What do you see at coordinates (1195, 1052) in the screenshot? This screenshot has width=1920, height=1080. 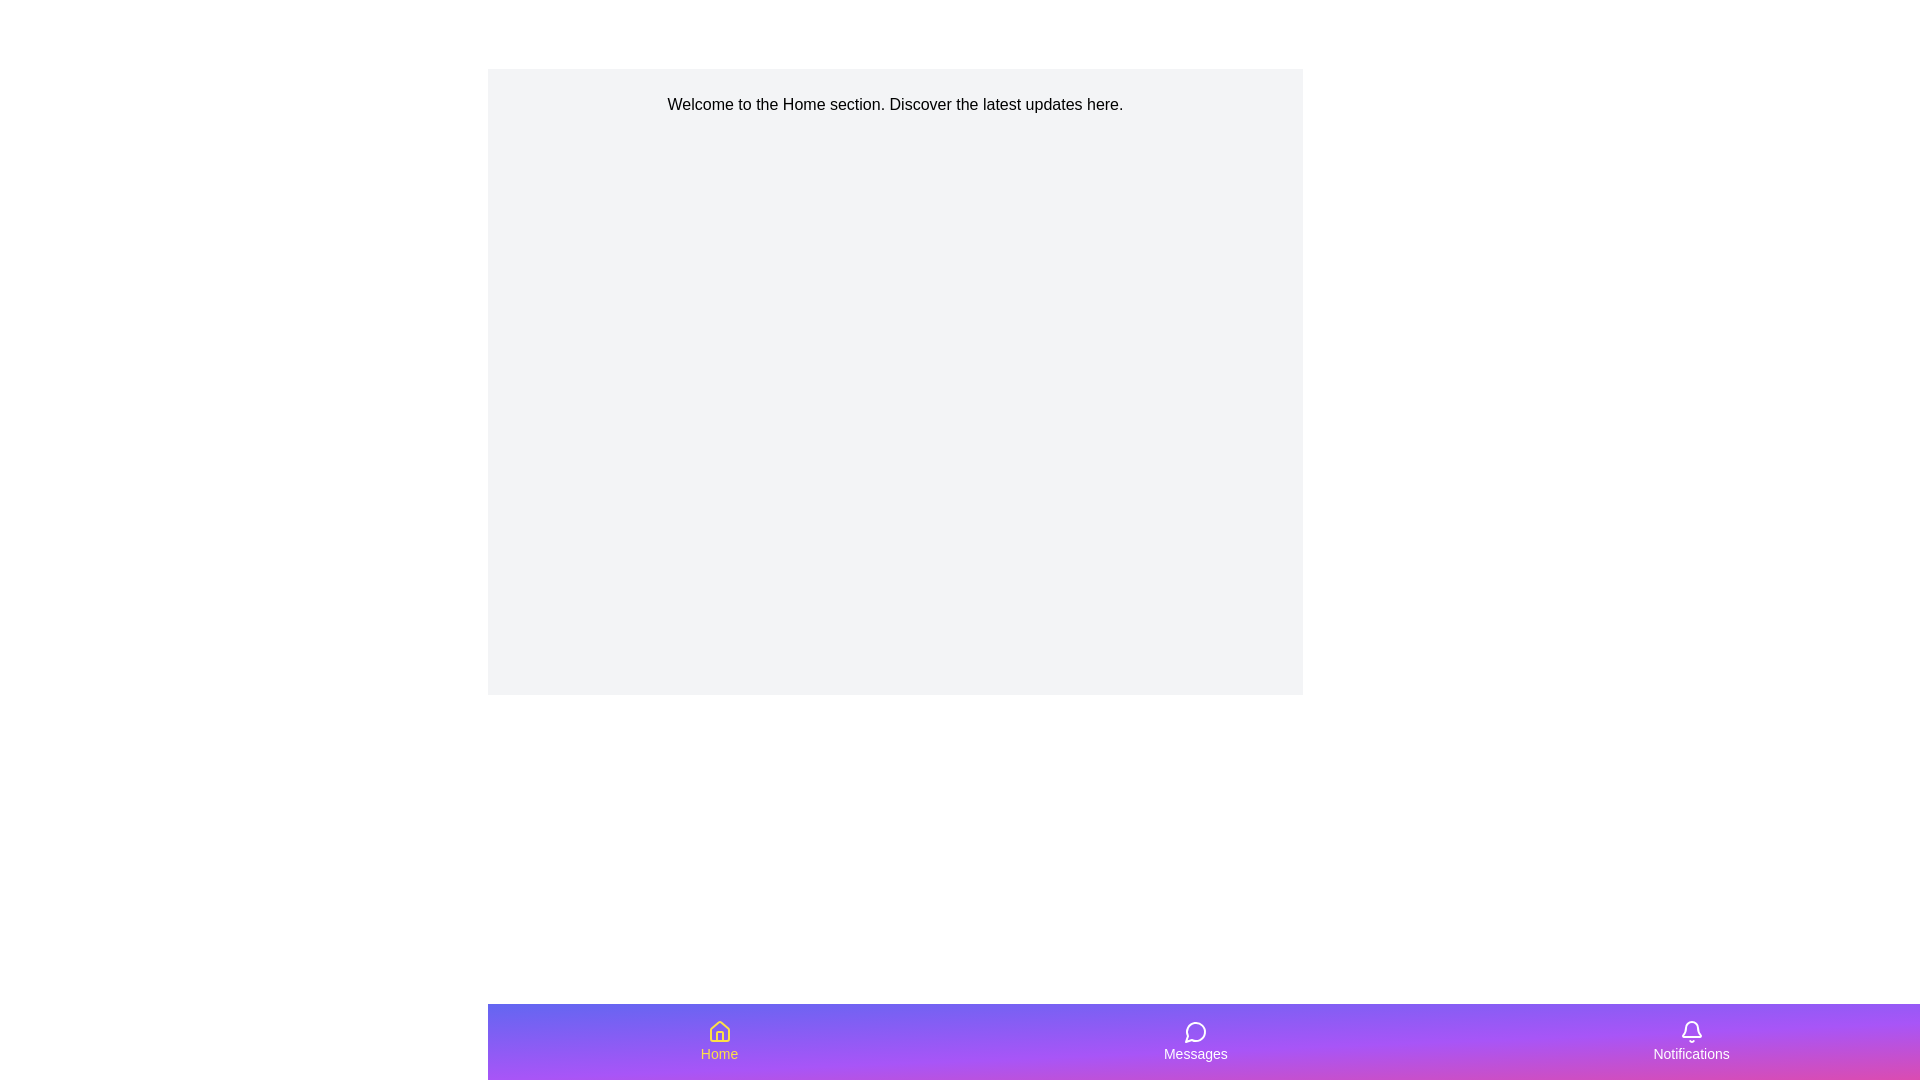 I see `the 'Messages' label in the bottom navigation bar` at bounding box center [1195, 1052].